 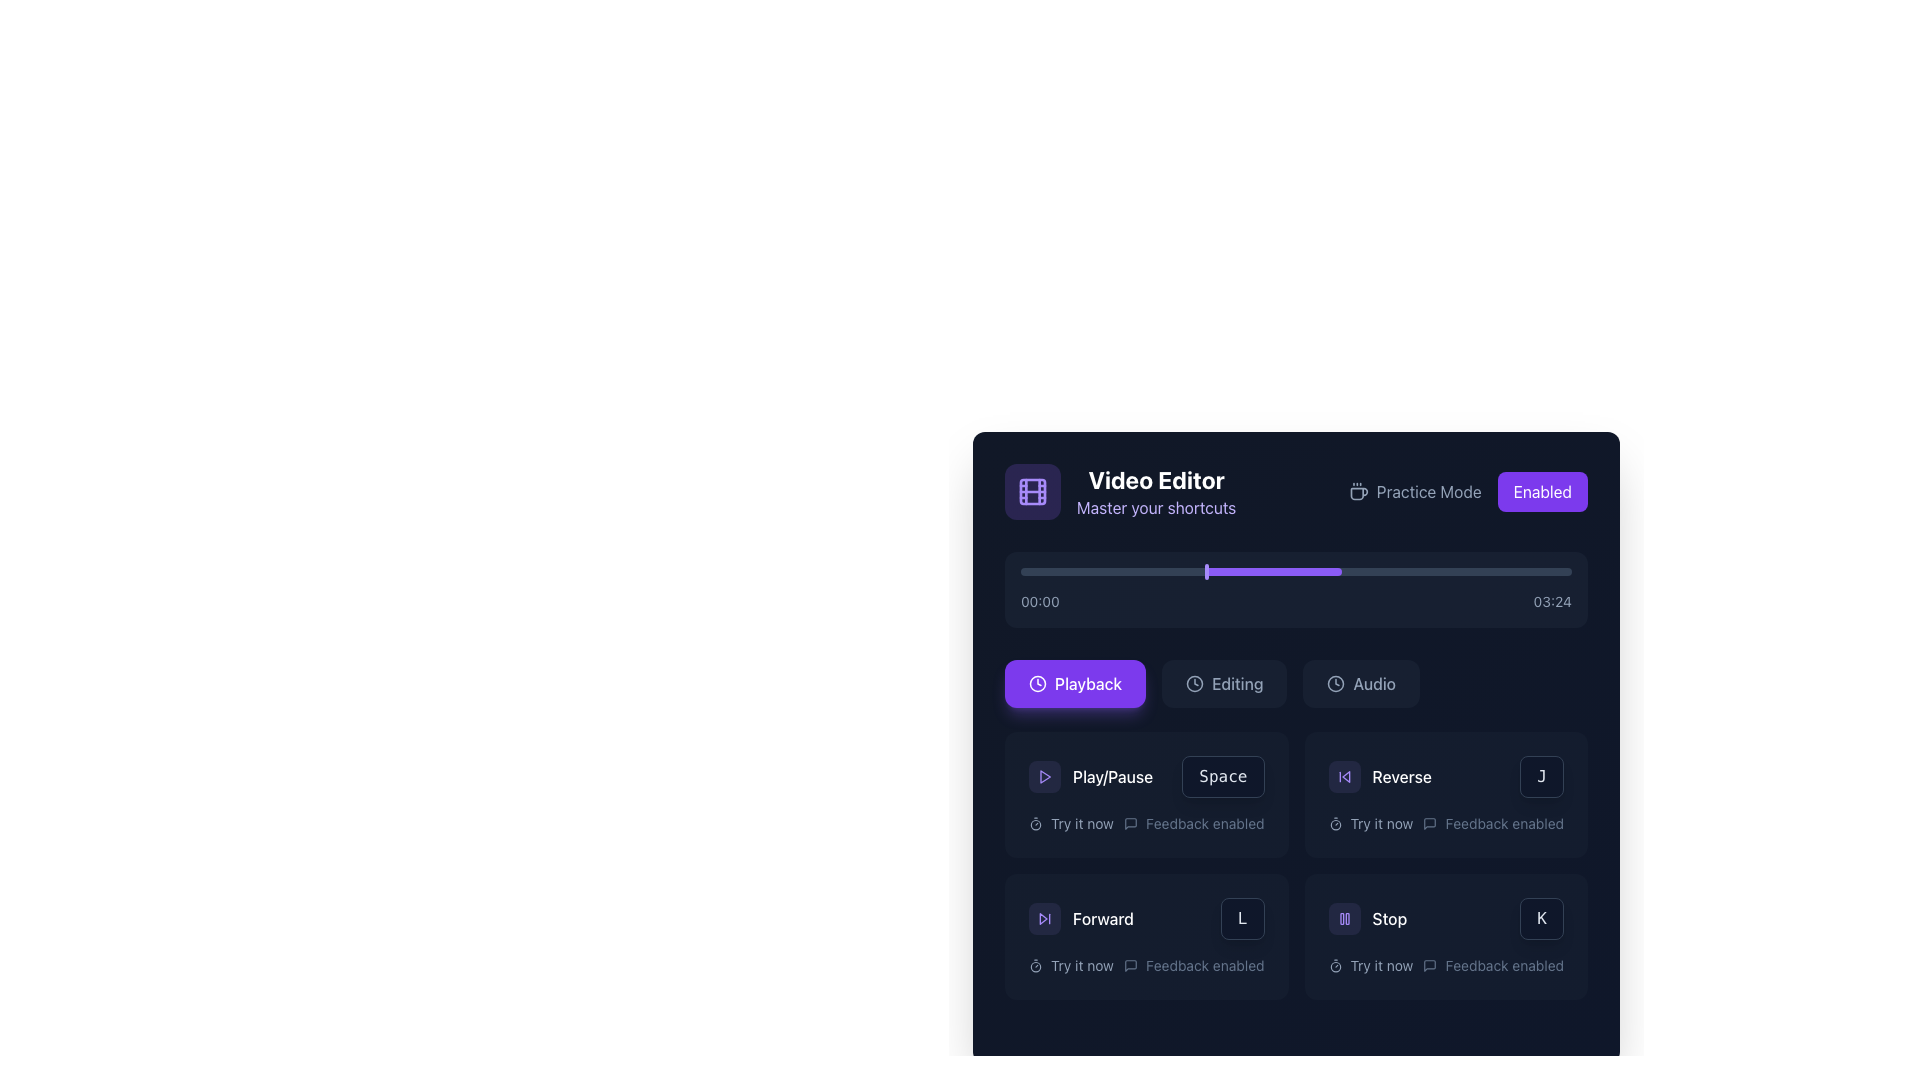 What do you see at coordinates (1541, 775) in the screenshot?
I see `the 'Reverse' icon located at the bottom right corner of the rectangular button labeled 'Reverse'` at bounding box center [1541, 775].